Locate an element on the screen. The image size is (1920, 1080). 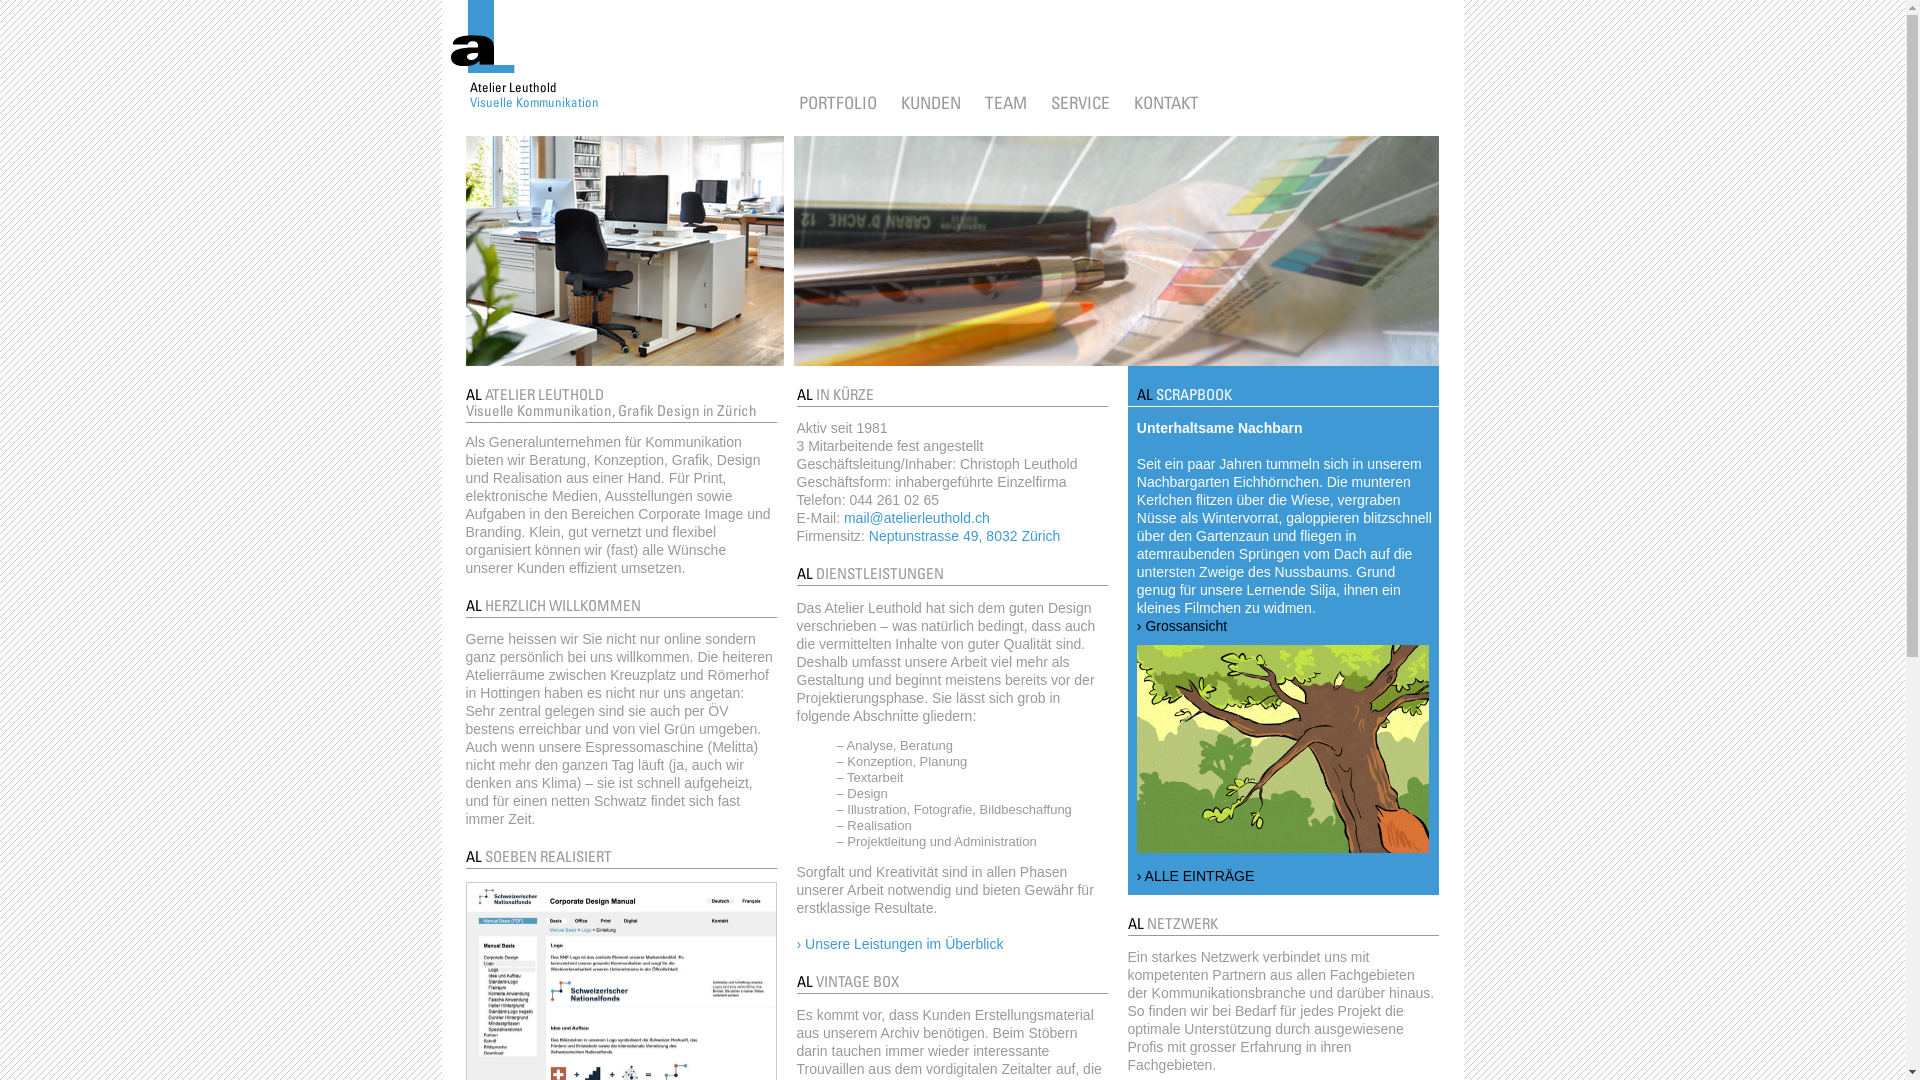
'TEAM' is located at coordinates (1004, 102).